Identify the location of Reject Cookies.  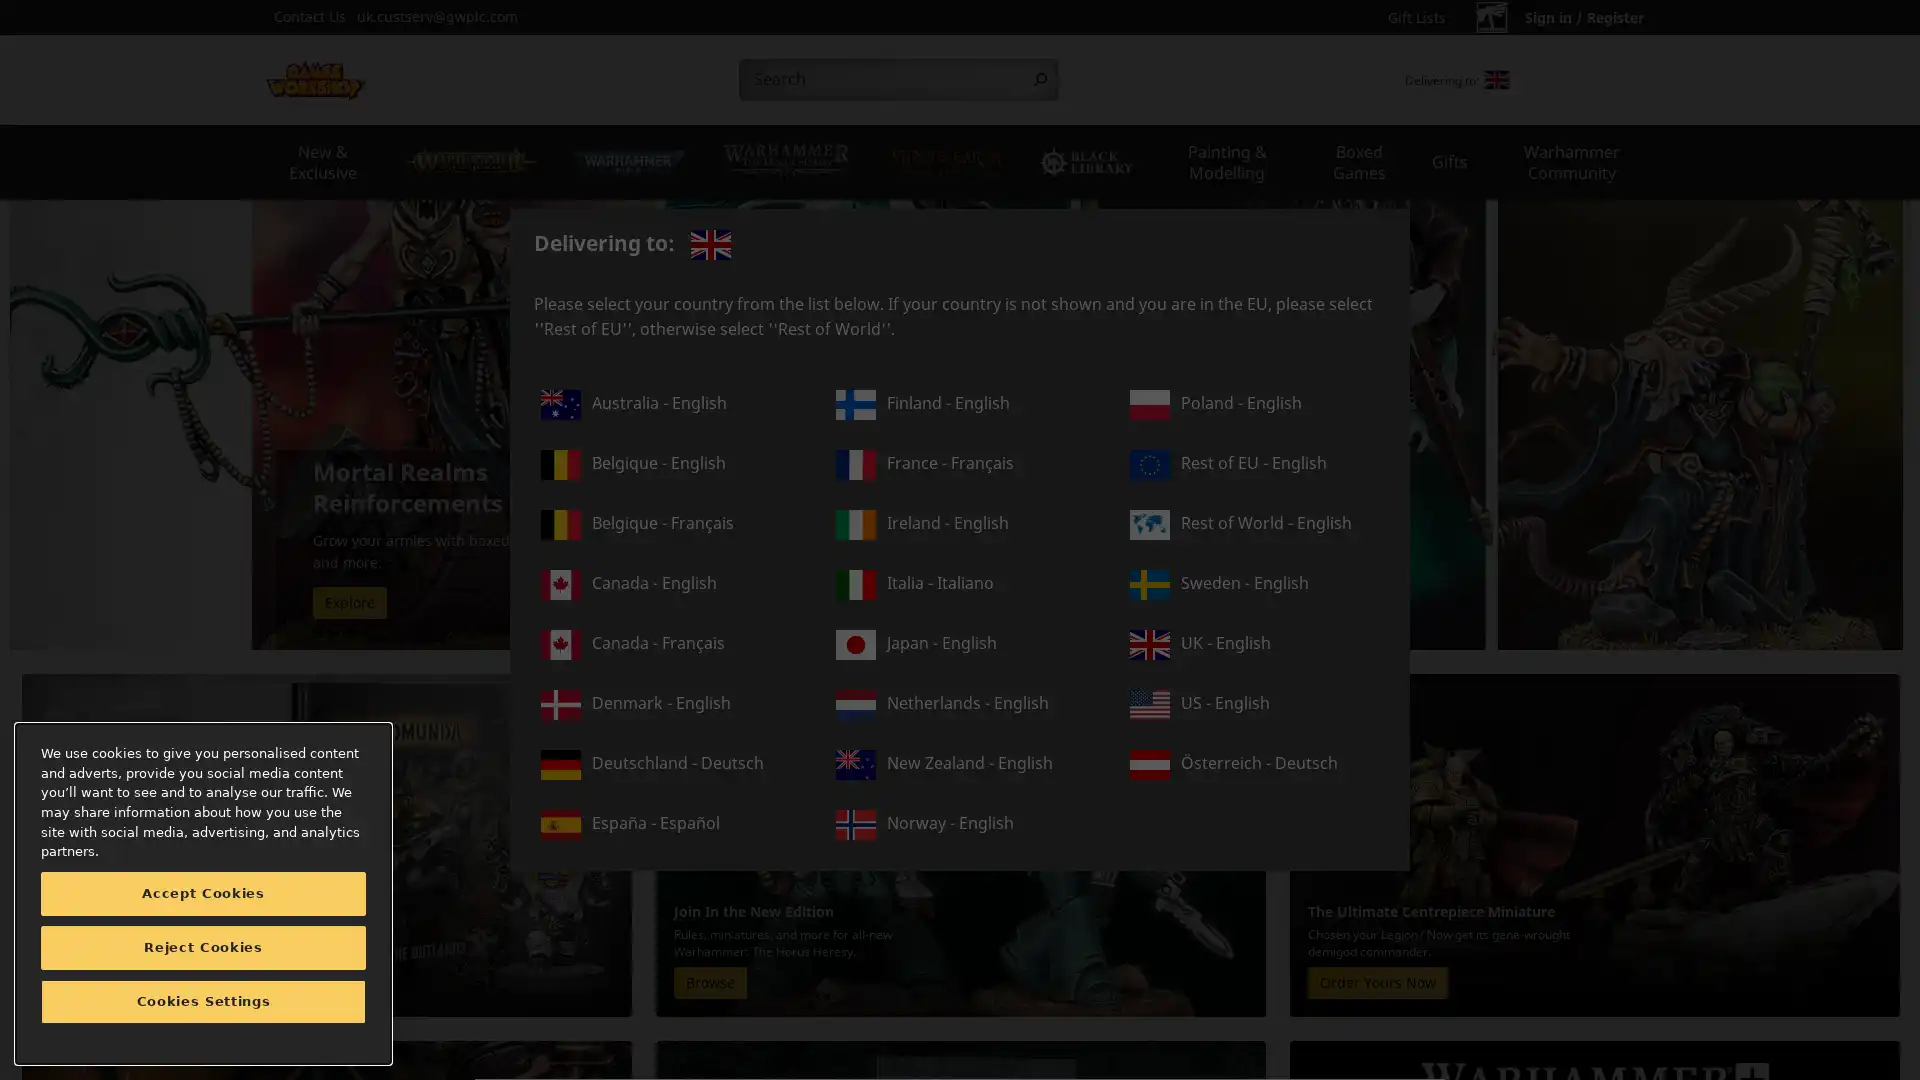
(203, 947).